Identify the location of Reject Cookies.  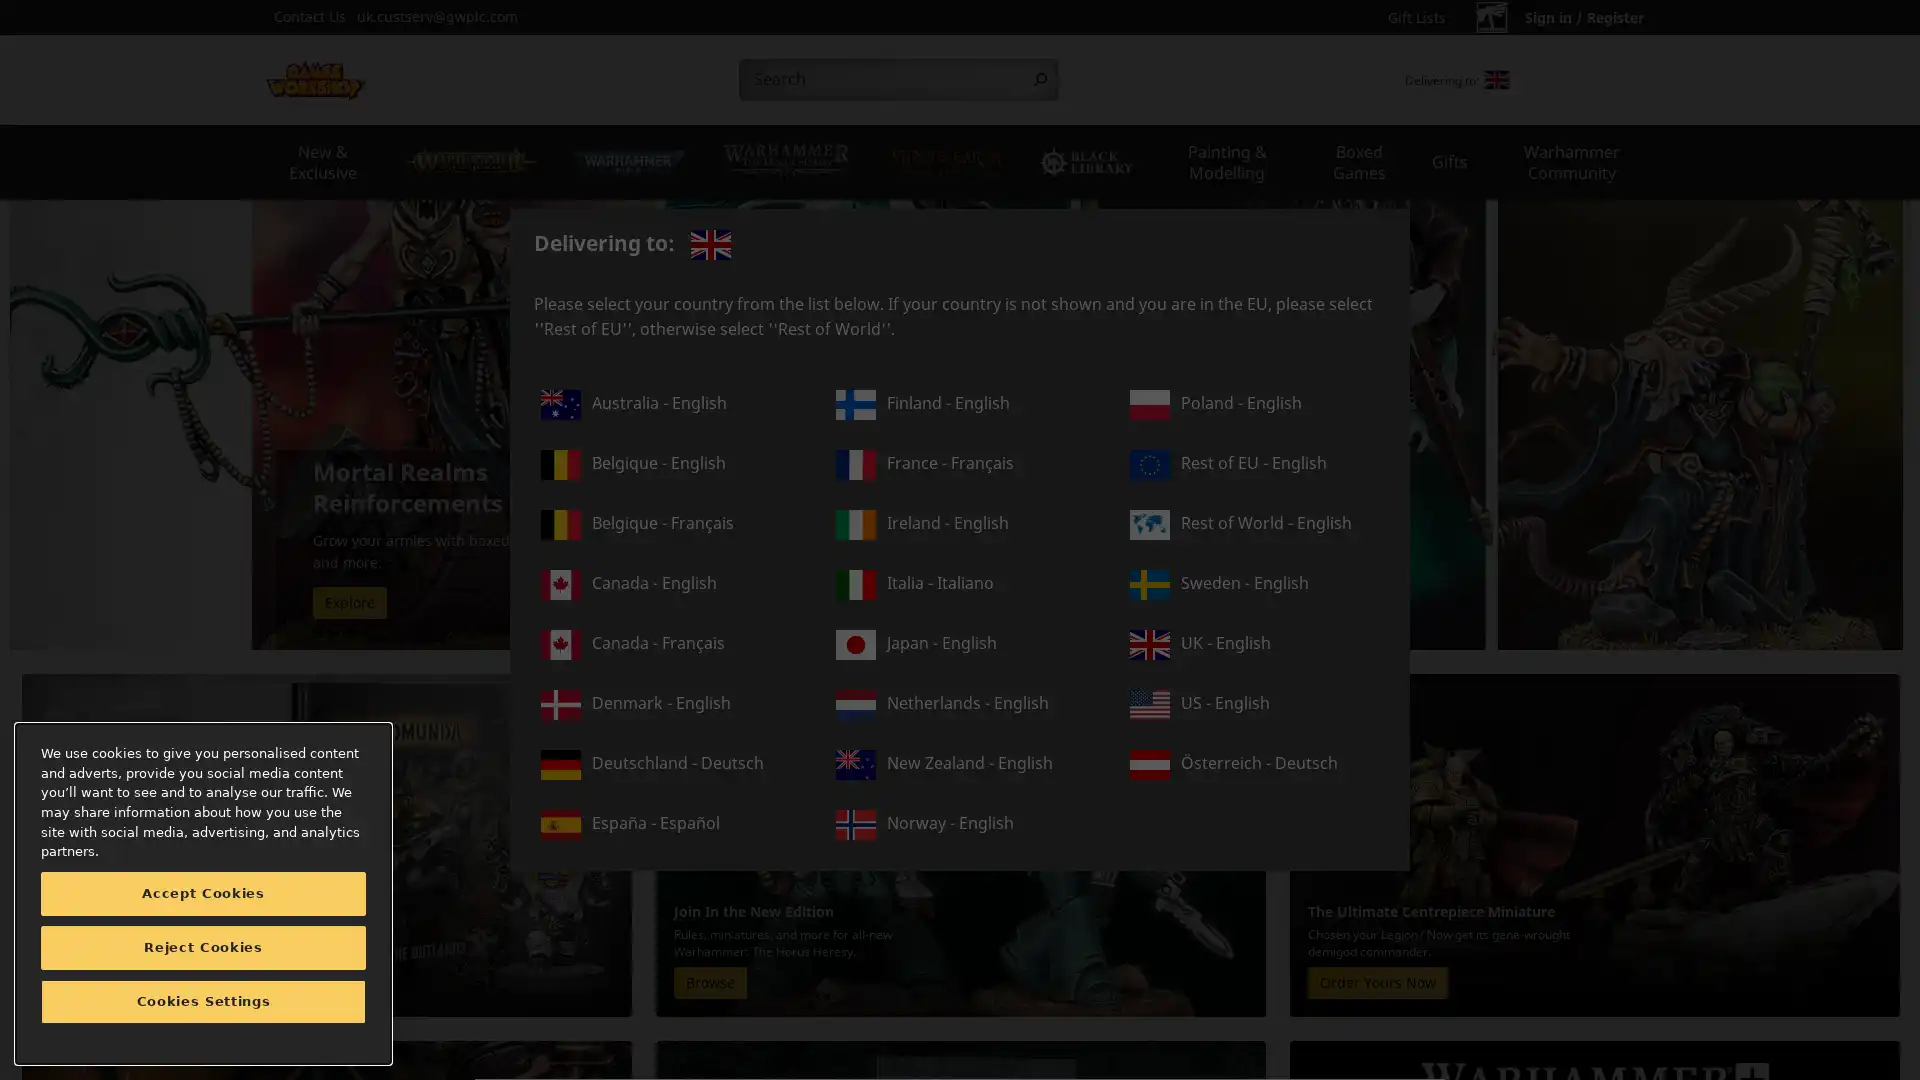
(203, 947).